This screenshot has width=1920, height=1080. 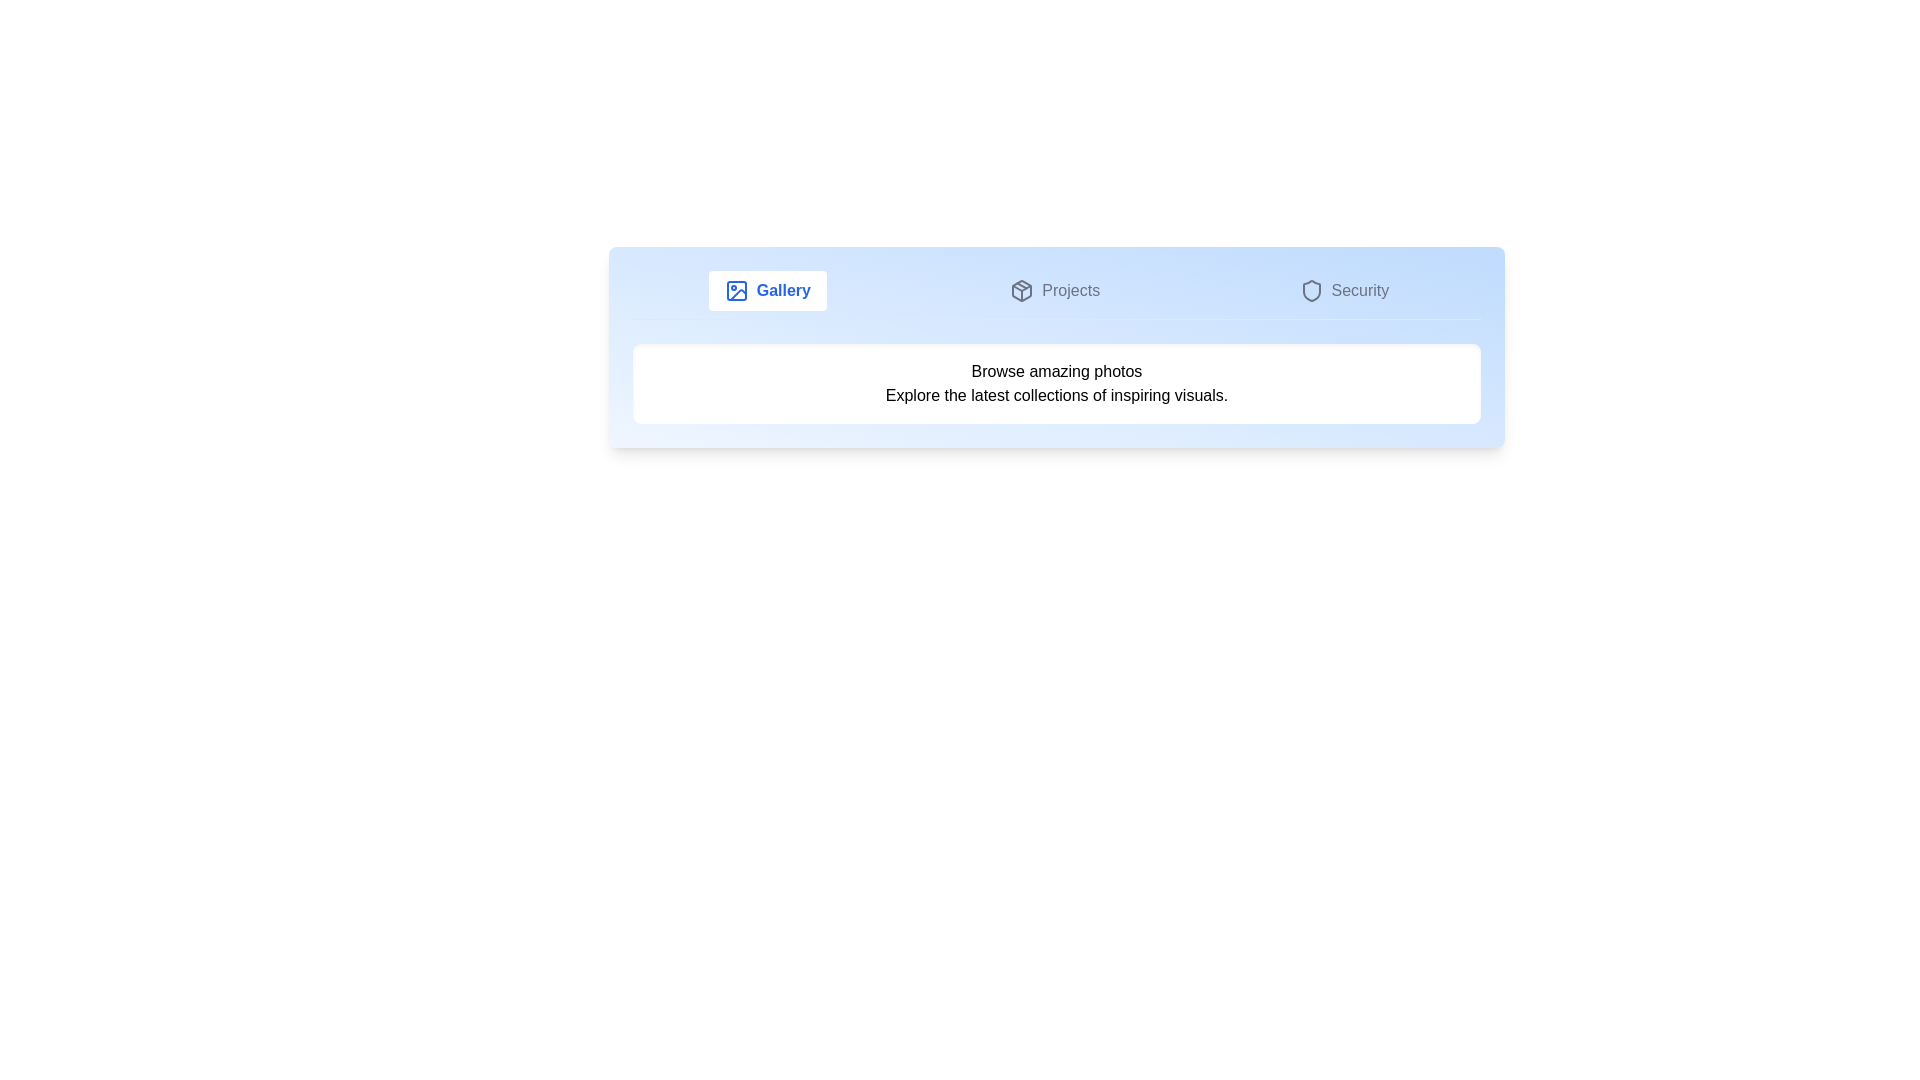 What do you see at coordinates (1344, 290) in the screenshot?
I see `the Security tab by clicking its respective button` at bounding box center [1344, 290].